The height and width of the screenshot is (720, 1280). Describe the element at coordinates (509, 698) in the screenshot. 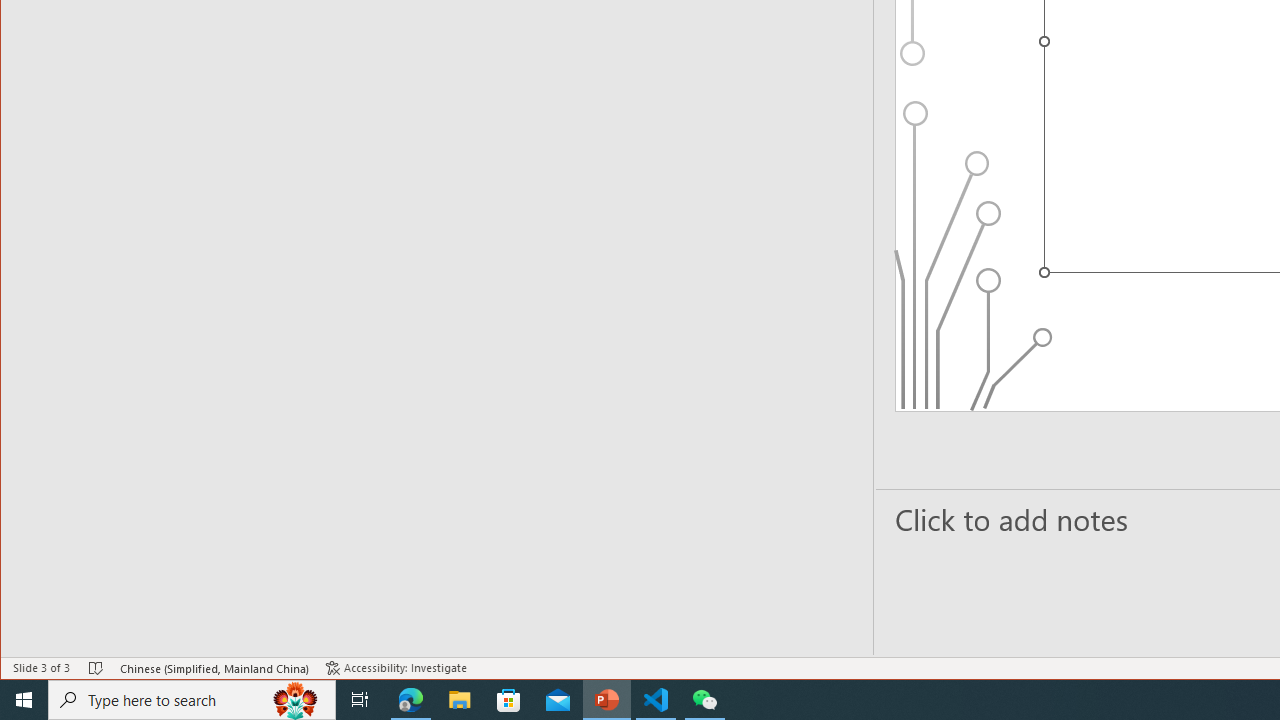

I see `'Microsoft Store'` at that location.